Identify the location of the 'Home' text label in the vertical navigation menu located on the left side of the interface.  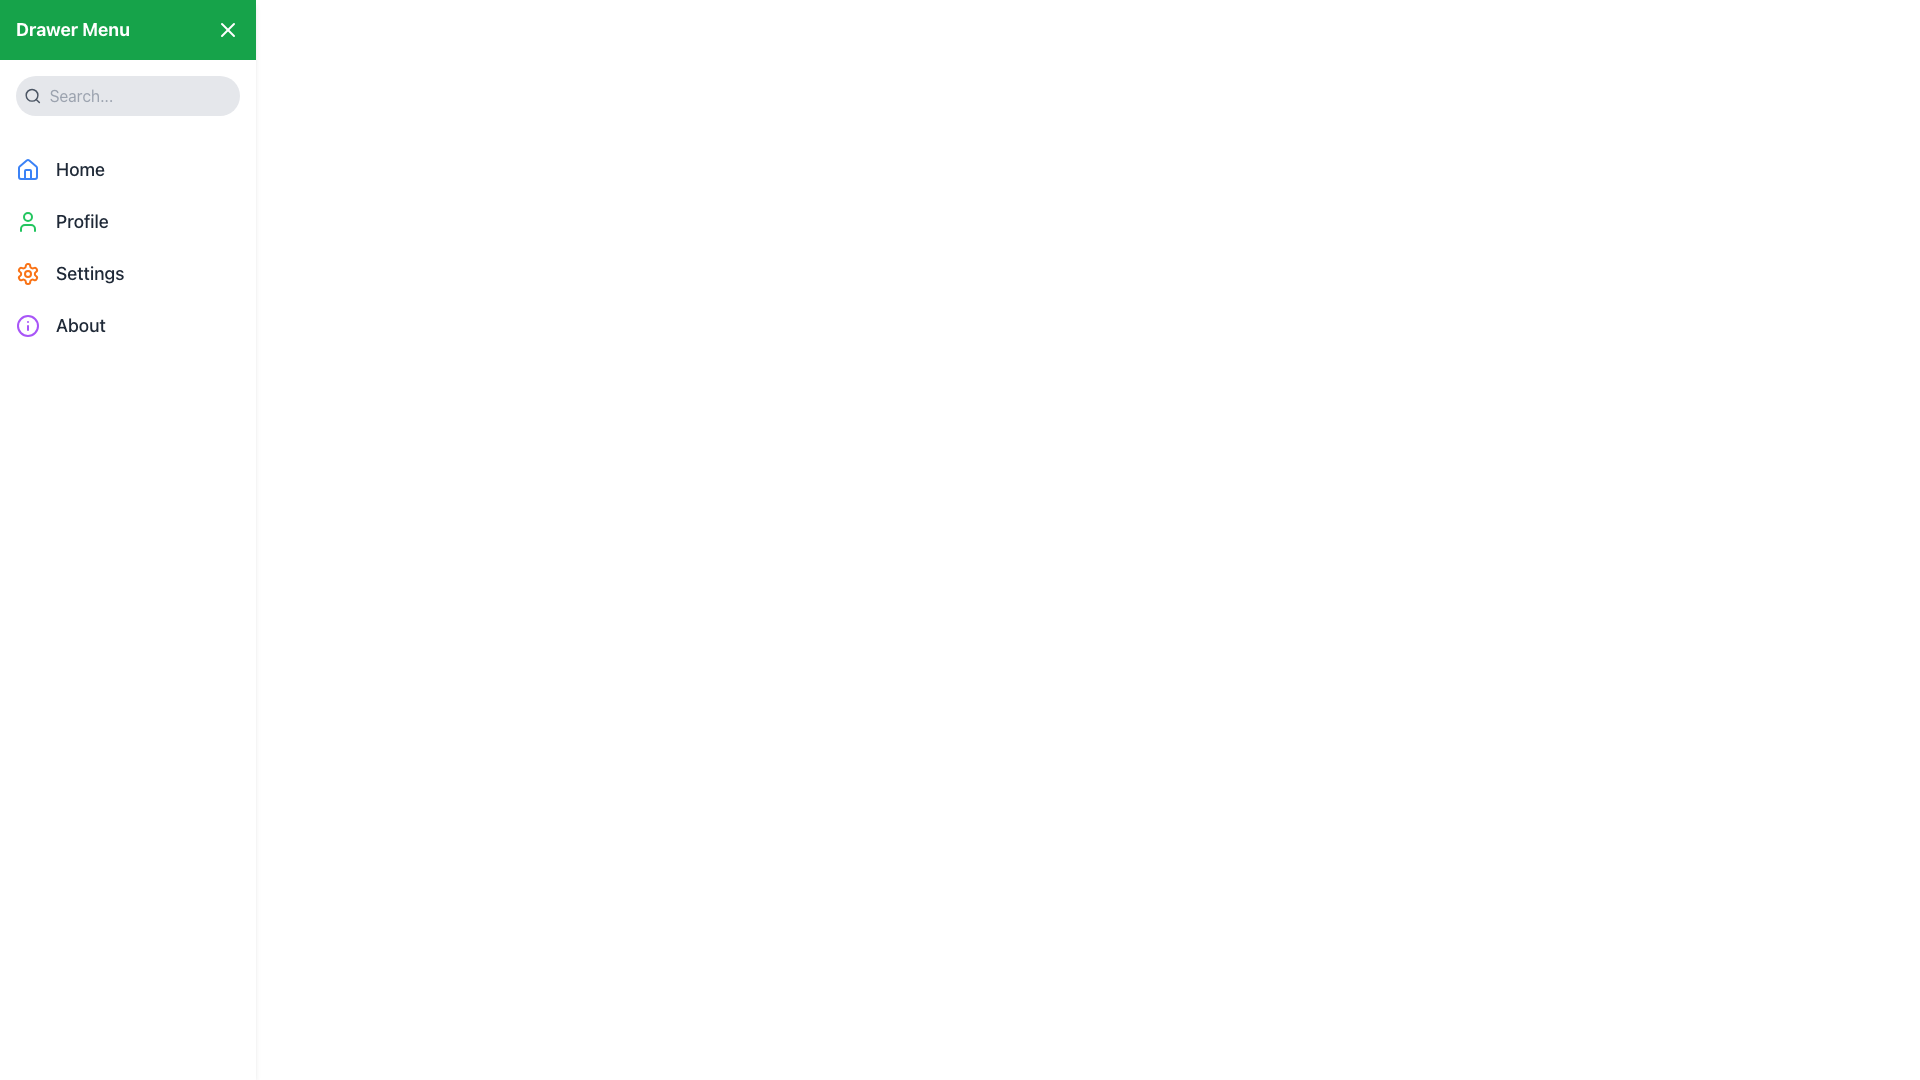
(80, 168).